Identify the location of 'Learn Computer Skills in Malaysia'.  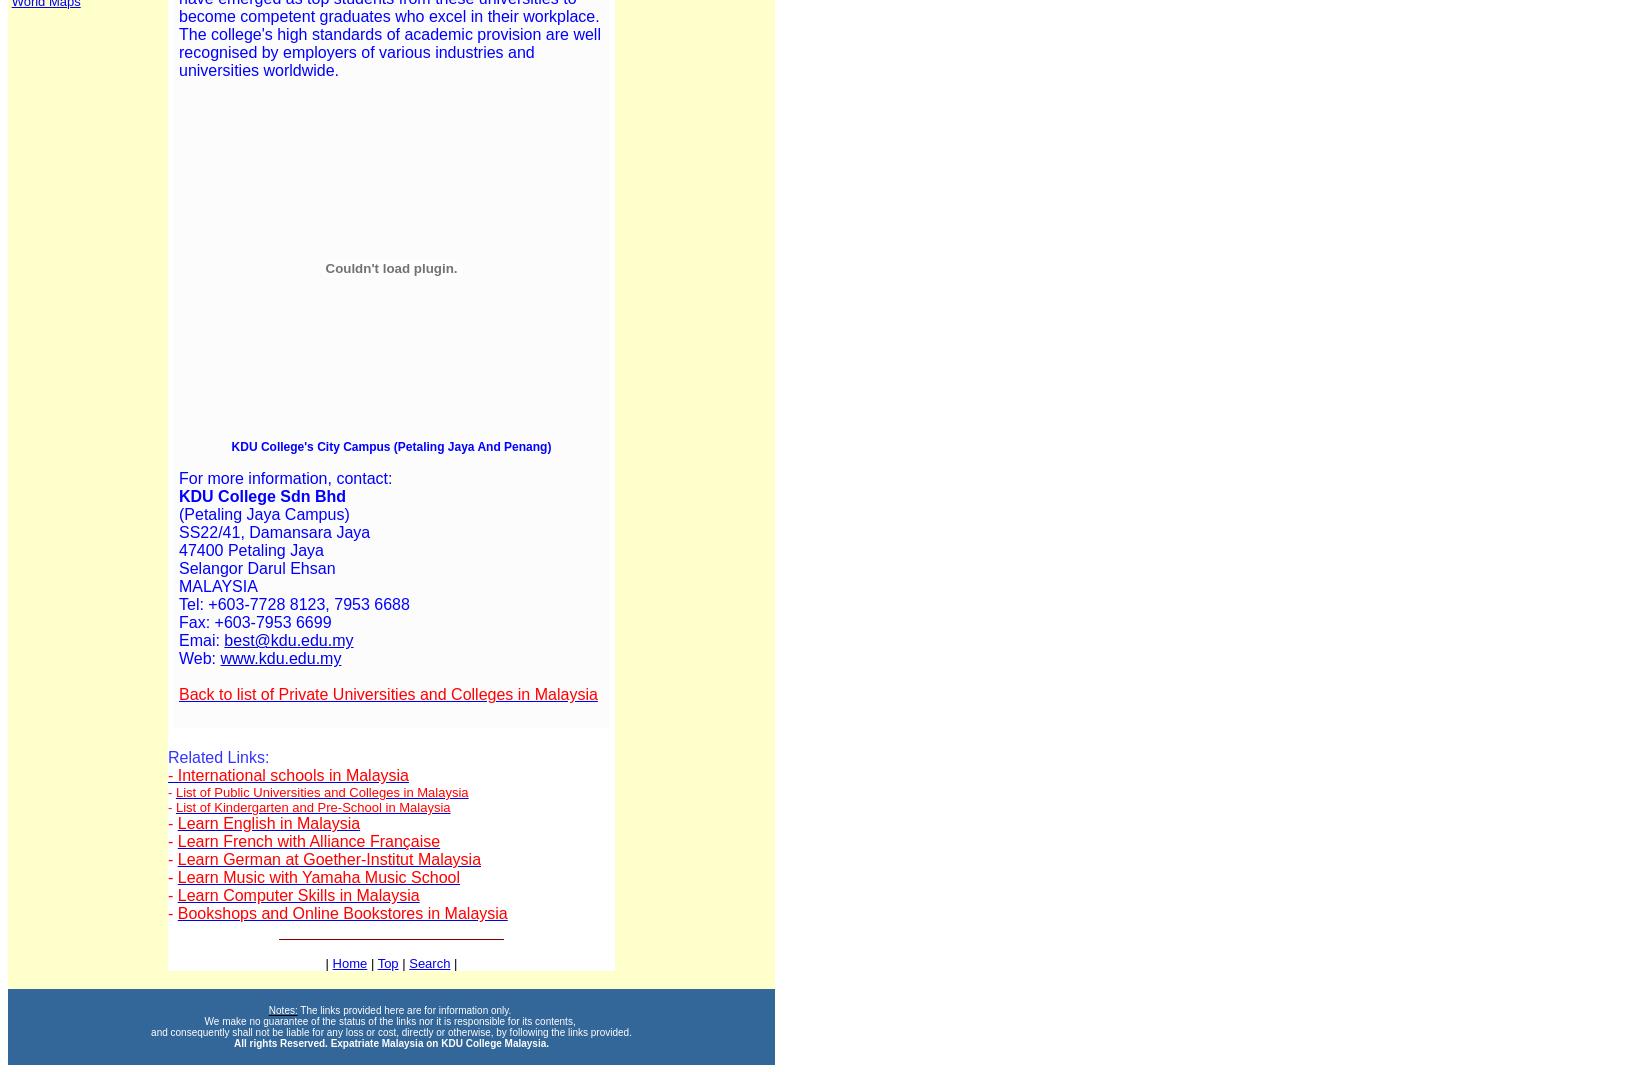
(297, 895).